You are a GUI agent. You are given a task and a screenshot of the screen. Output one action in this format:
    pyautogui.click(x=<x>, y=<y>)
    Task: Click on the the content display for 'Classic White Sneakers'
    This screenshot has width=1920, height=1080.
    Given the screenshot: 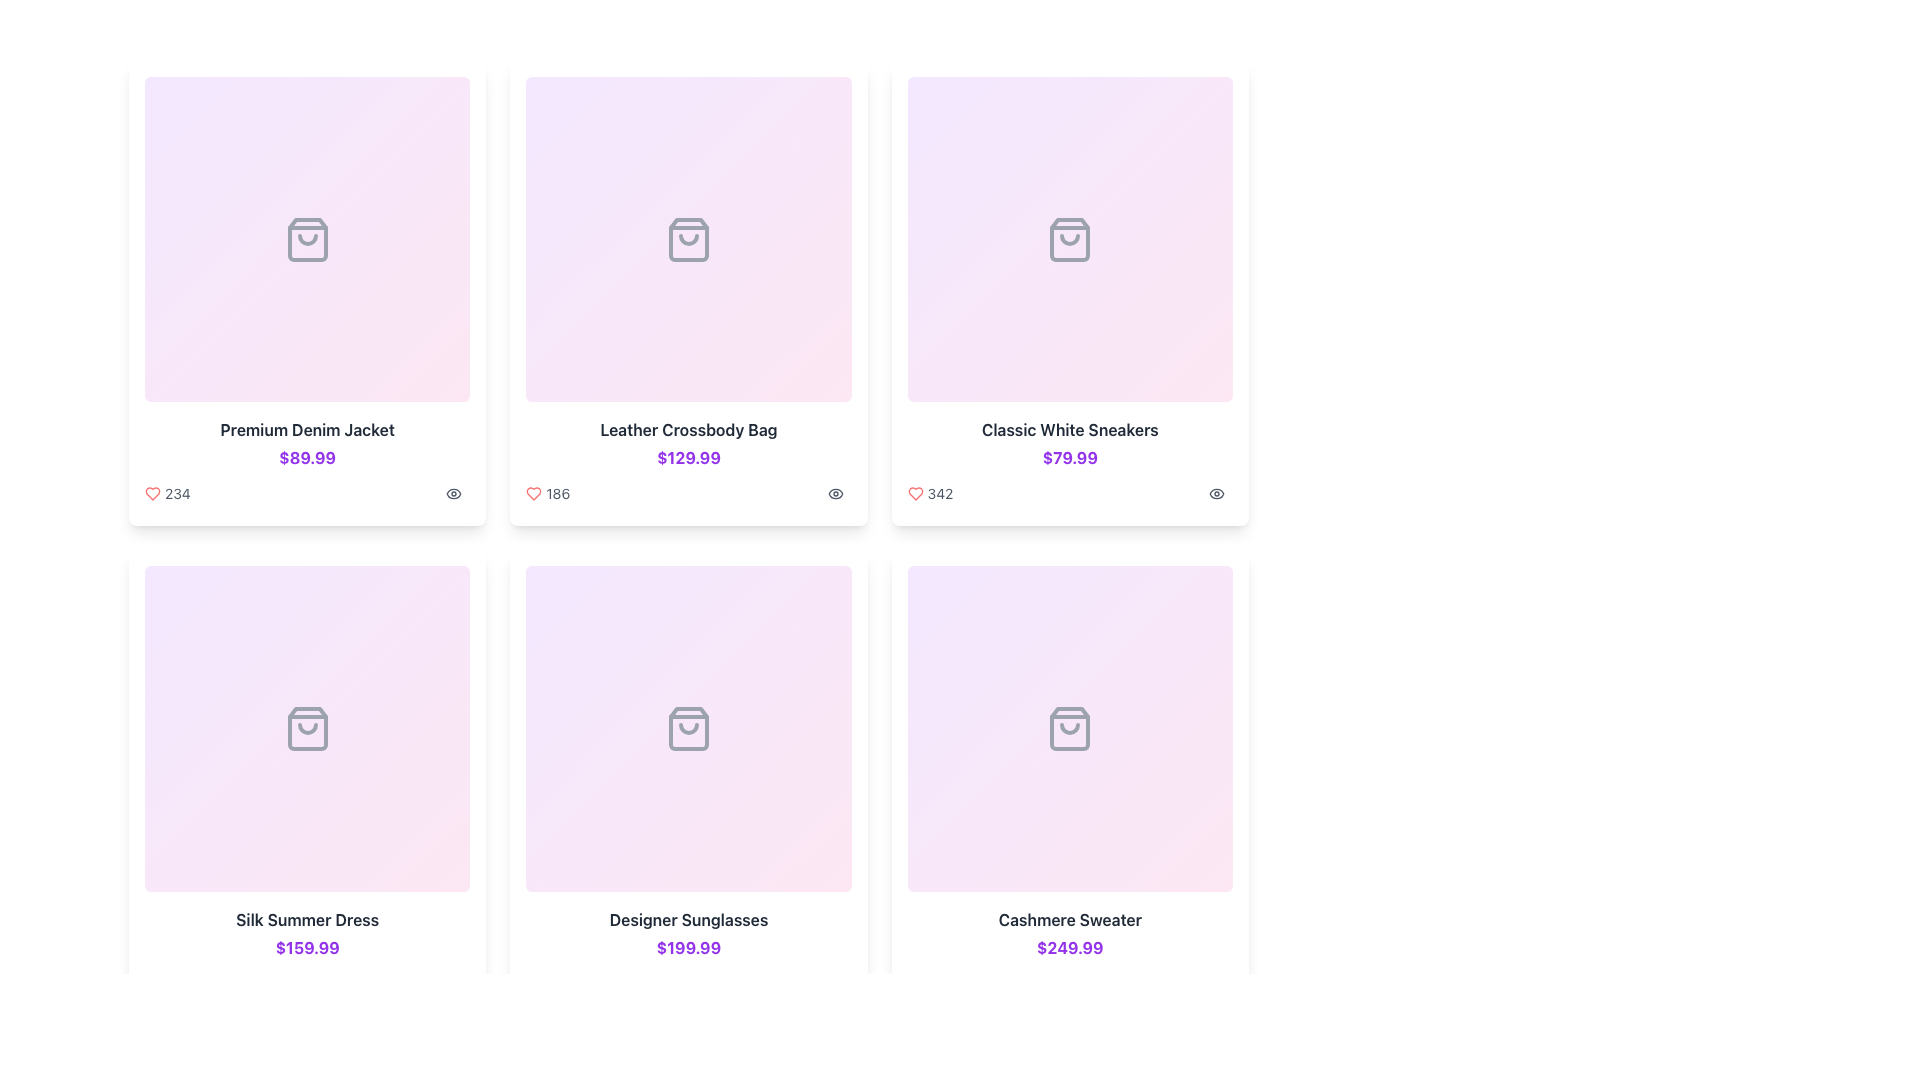 What is the action you would take?
    pyautogui.click(x=1069, y=494)
    